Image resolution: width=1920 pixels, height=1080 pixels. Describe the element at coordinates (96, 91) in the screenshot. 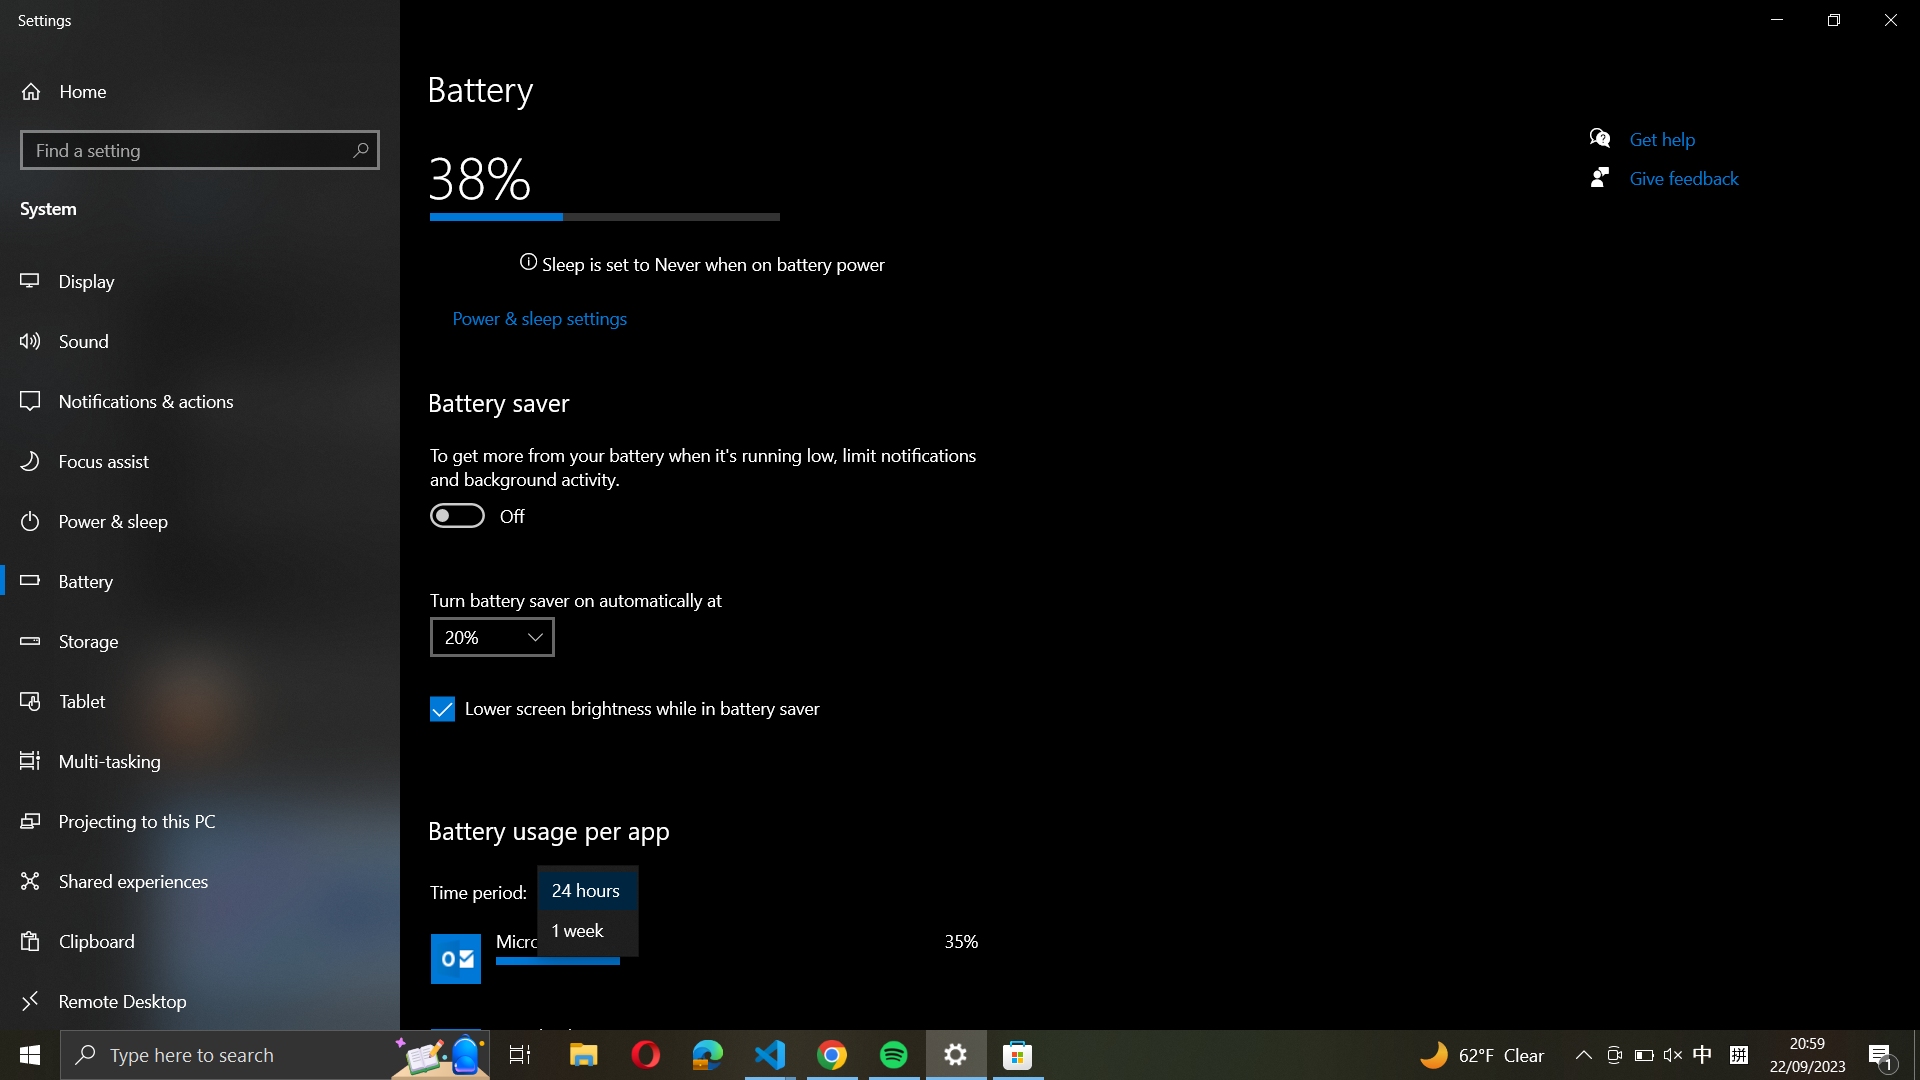

I see `the Home settings from the left panel` at that location.